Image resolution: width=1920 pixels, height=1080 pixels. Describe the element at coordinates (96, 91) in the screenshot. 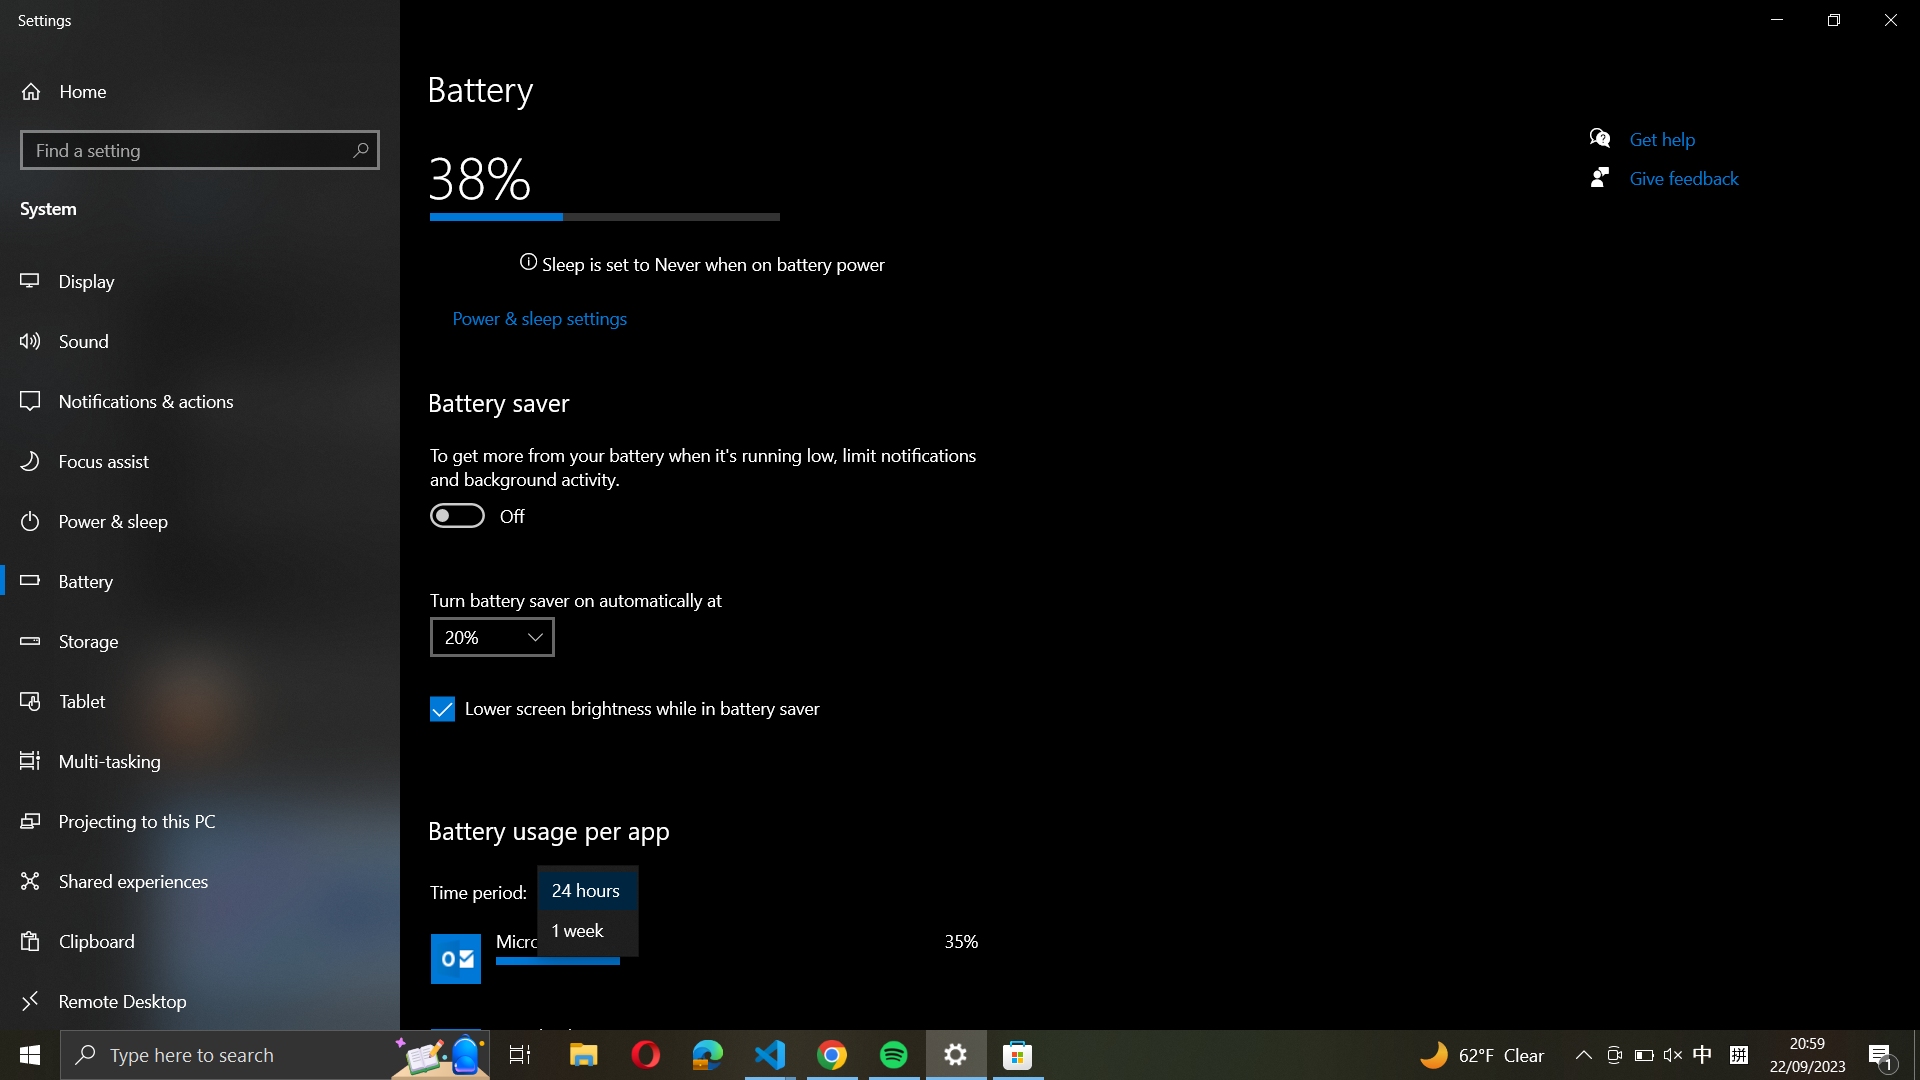

I see `the Home settings from the left panel` at that location.